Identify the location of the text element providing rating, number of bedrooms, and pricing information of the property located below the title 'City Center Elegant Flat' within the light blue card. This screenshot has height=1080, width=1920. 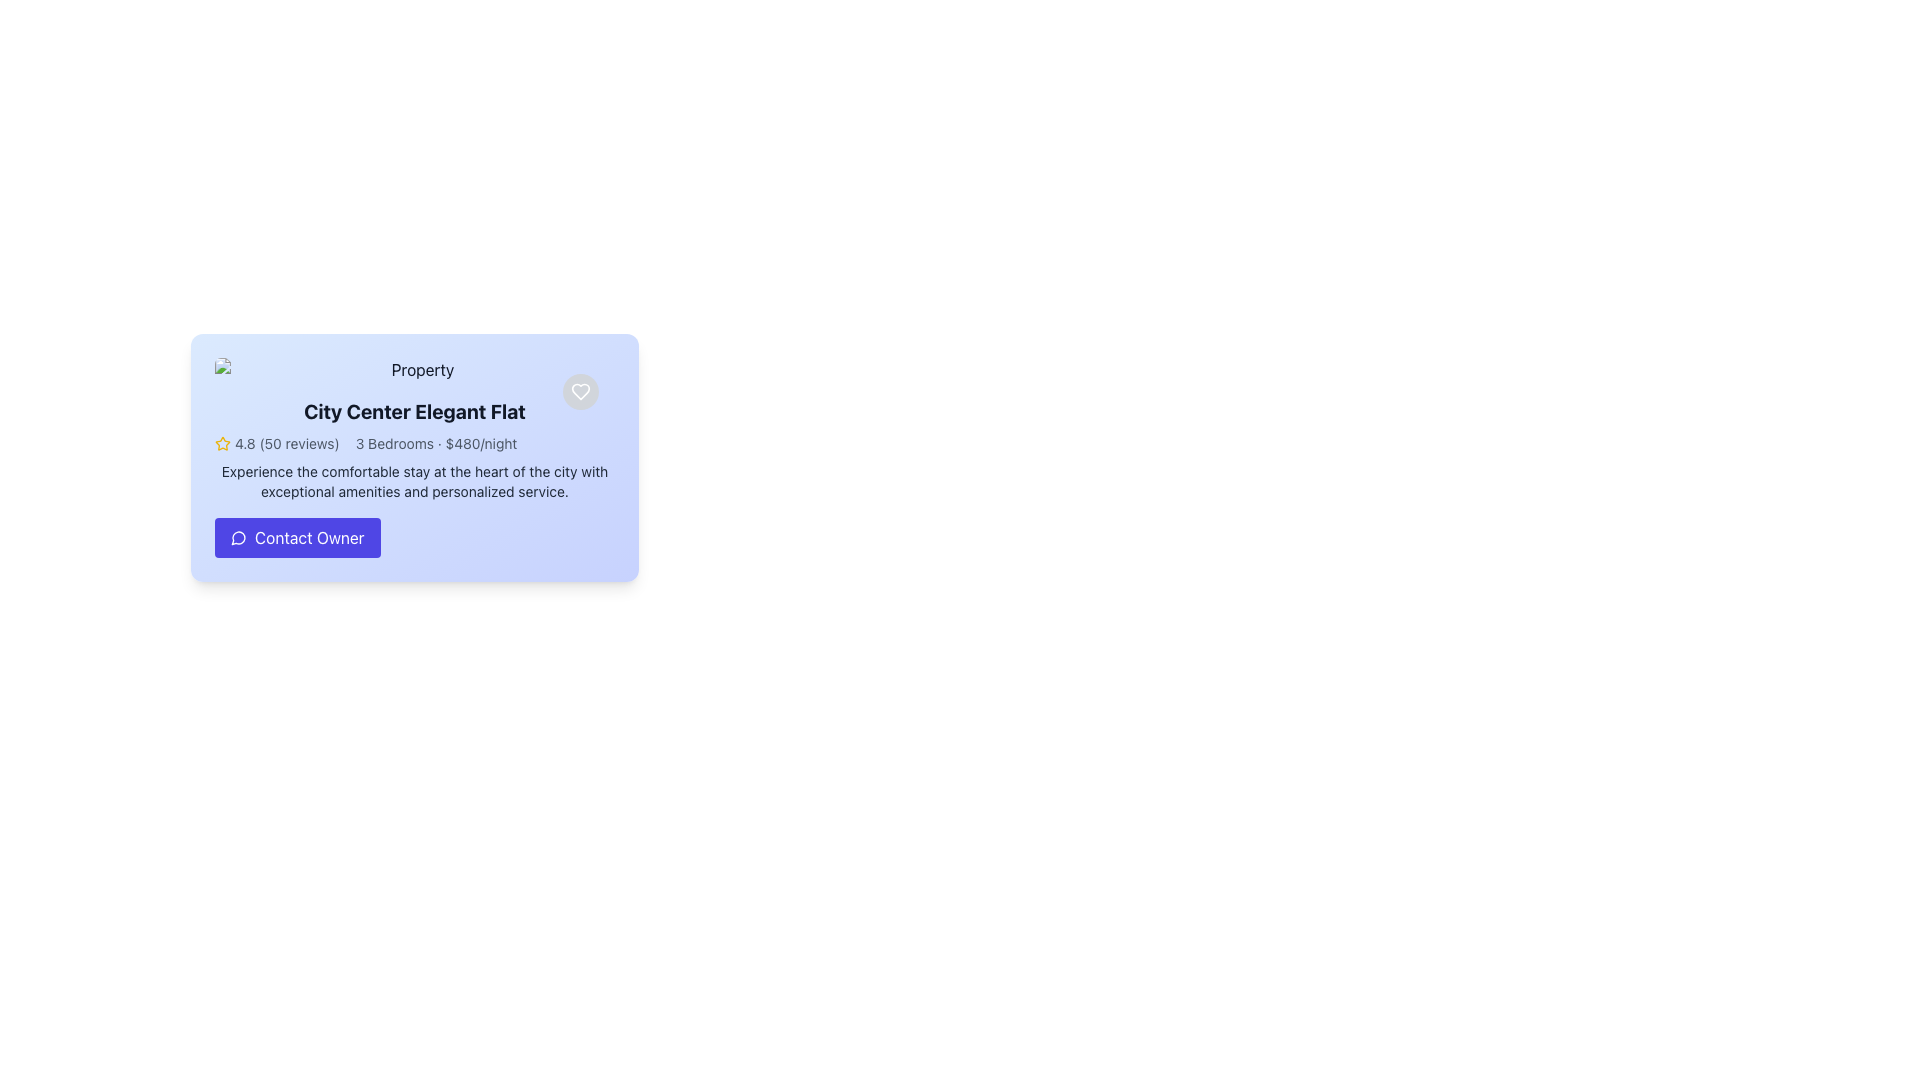
(413, 442).